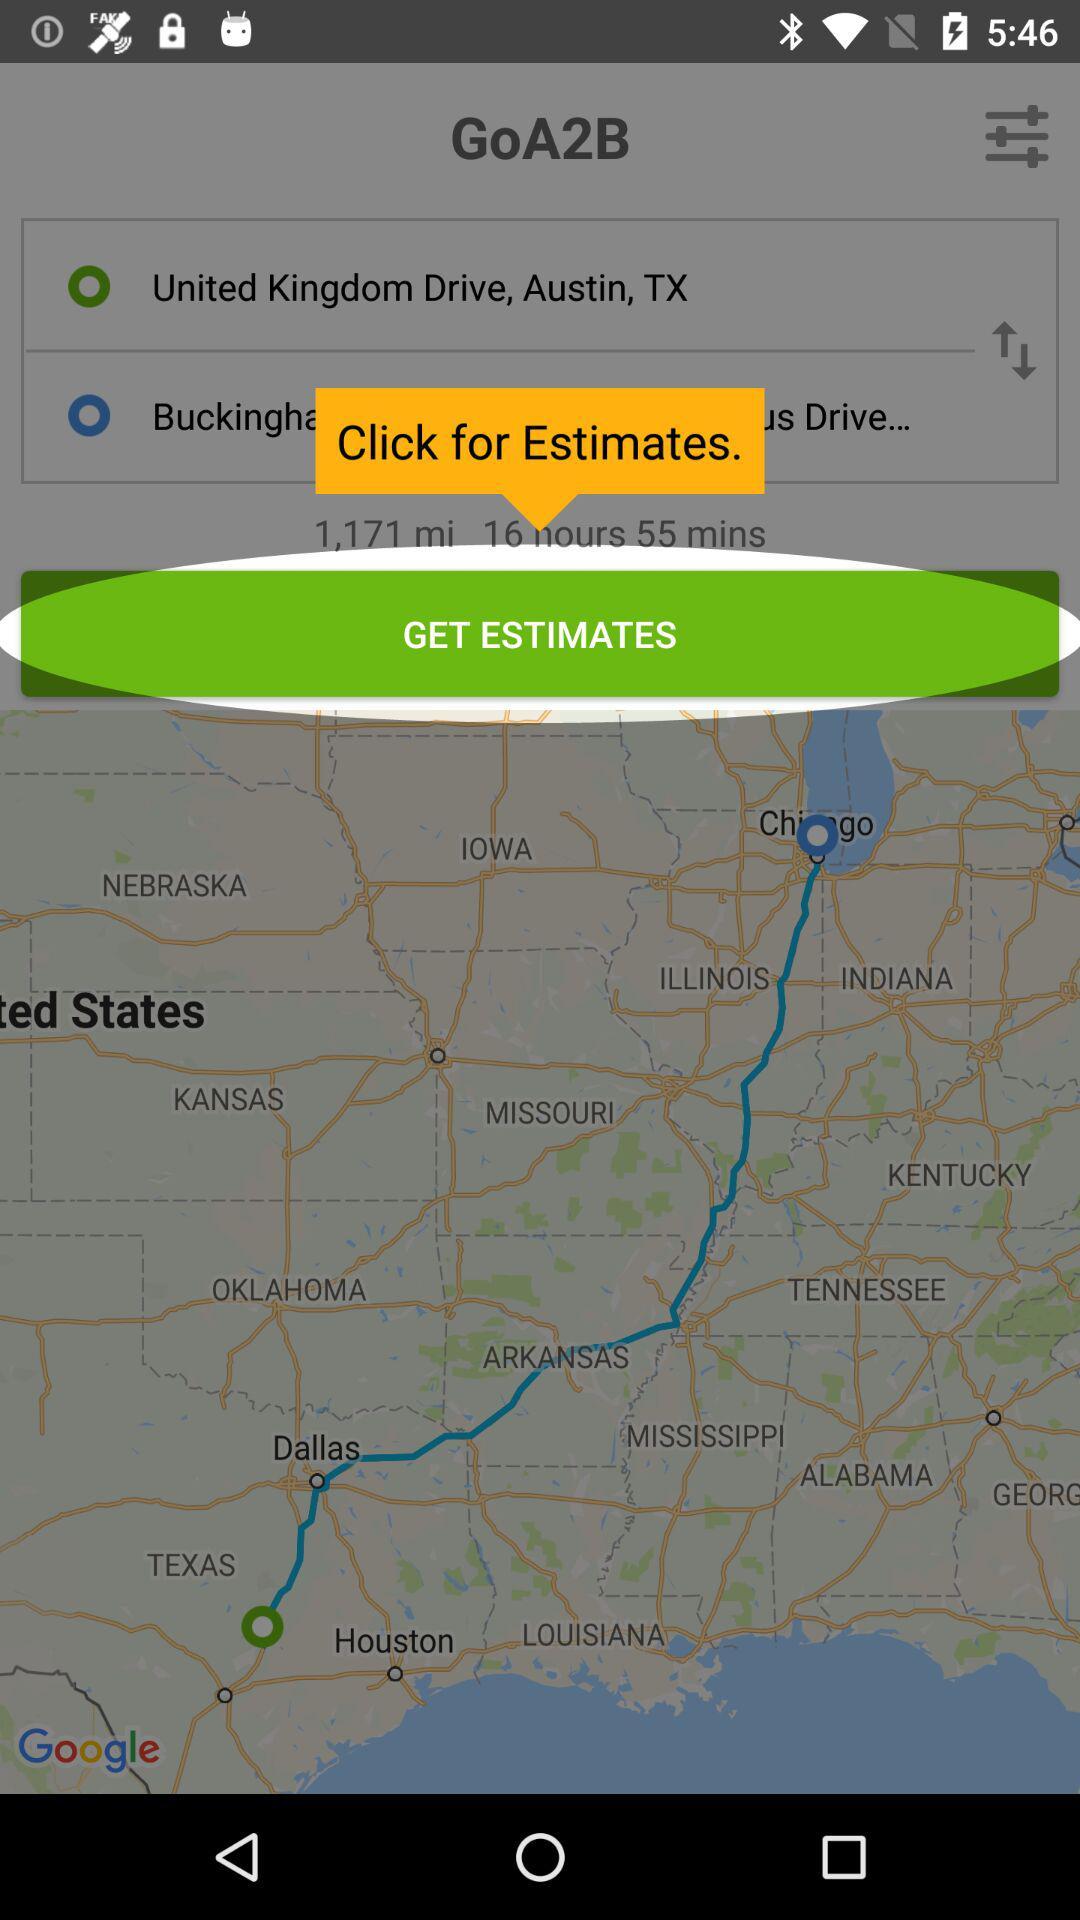 The image size is (1080, 1920). What do you see at coordinates (1014, 350) in the screenshot?
I see `the compare icon` at bounding box center [1014, 350].